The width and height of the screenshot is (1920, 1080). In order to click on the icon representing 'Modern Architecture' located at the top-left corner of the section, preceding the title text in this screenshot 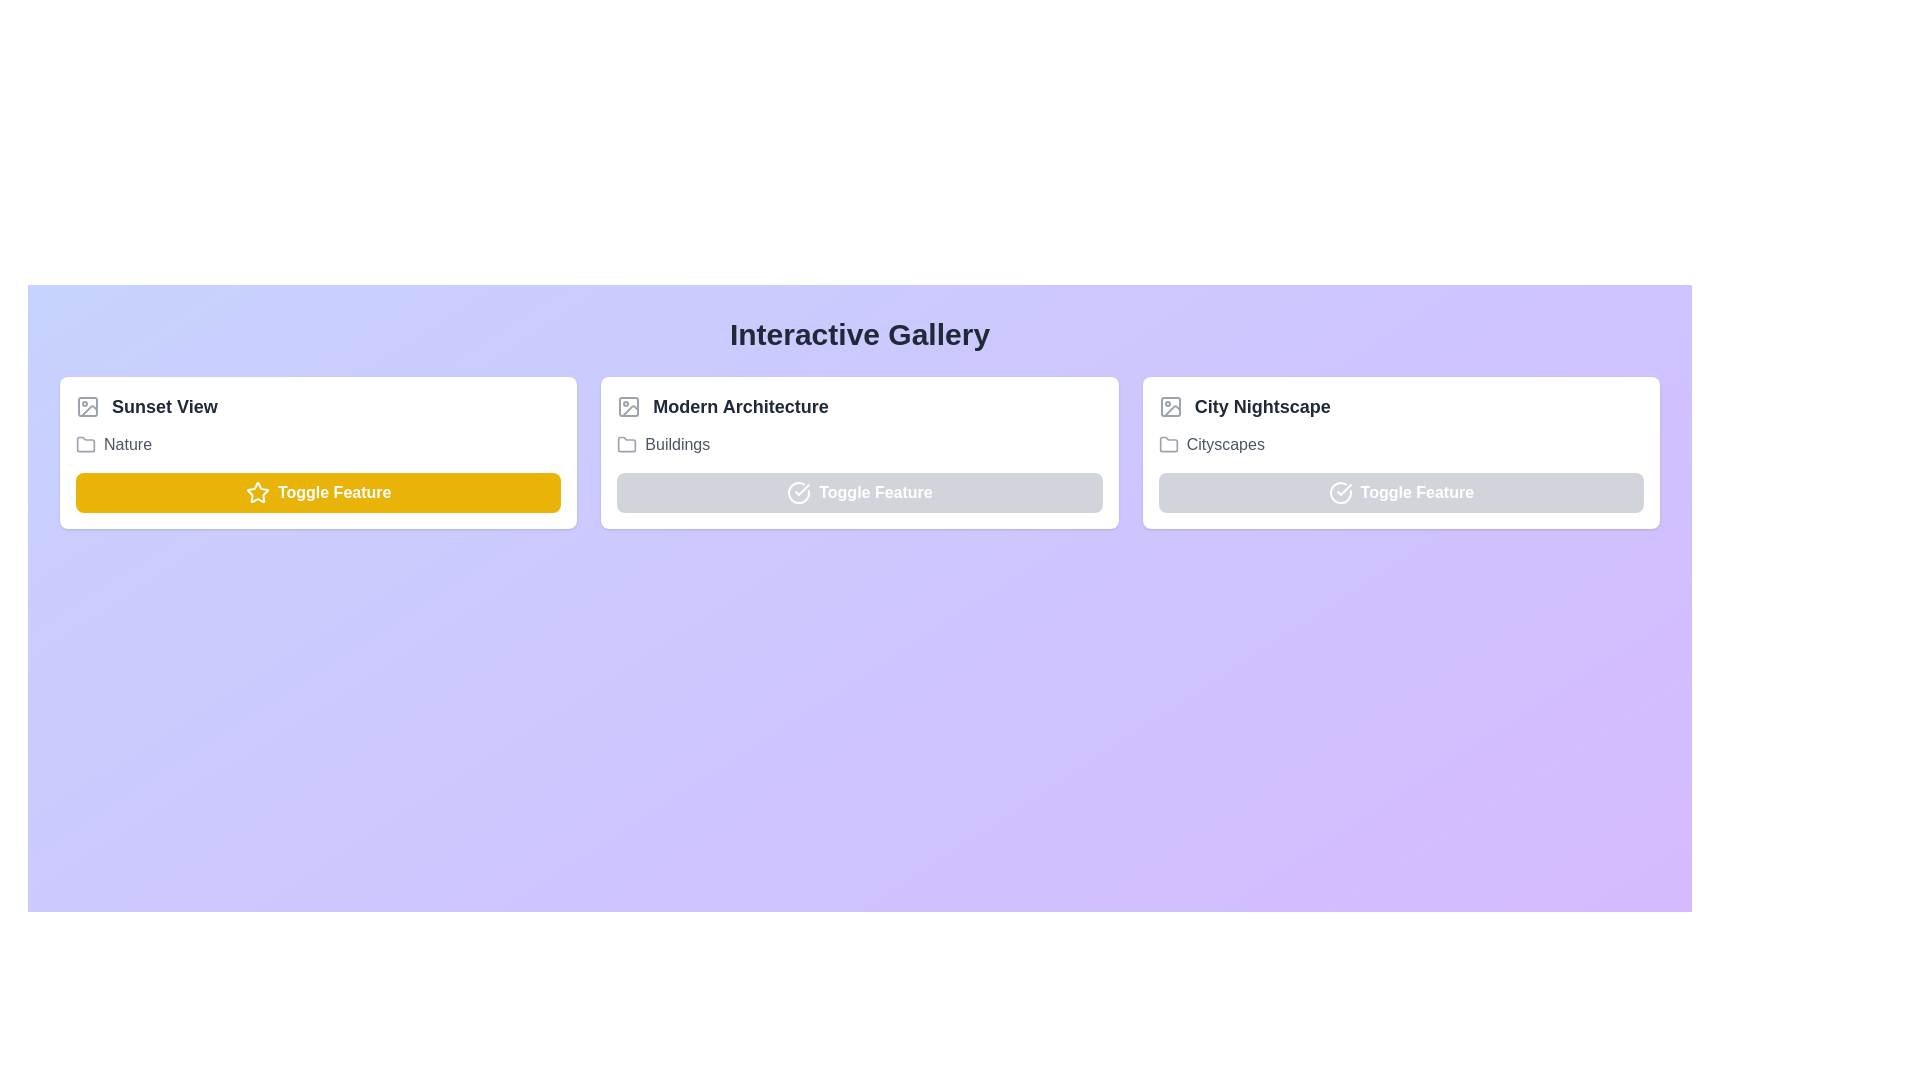, I will do `click(627, 406)`.